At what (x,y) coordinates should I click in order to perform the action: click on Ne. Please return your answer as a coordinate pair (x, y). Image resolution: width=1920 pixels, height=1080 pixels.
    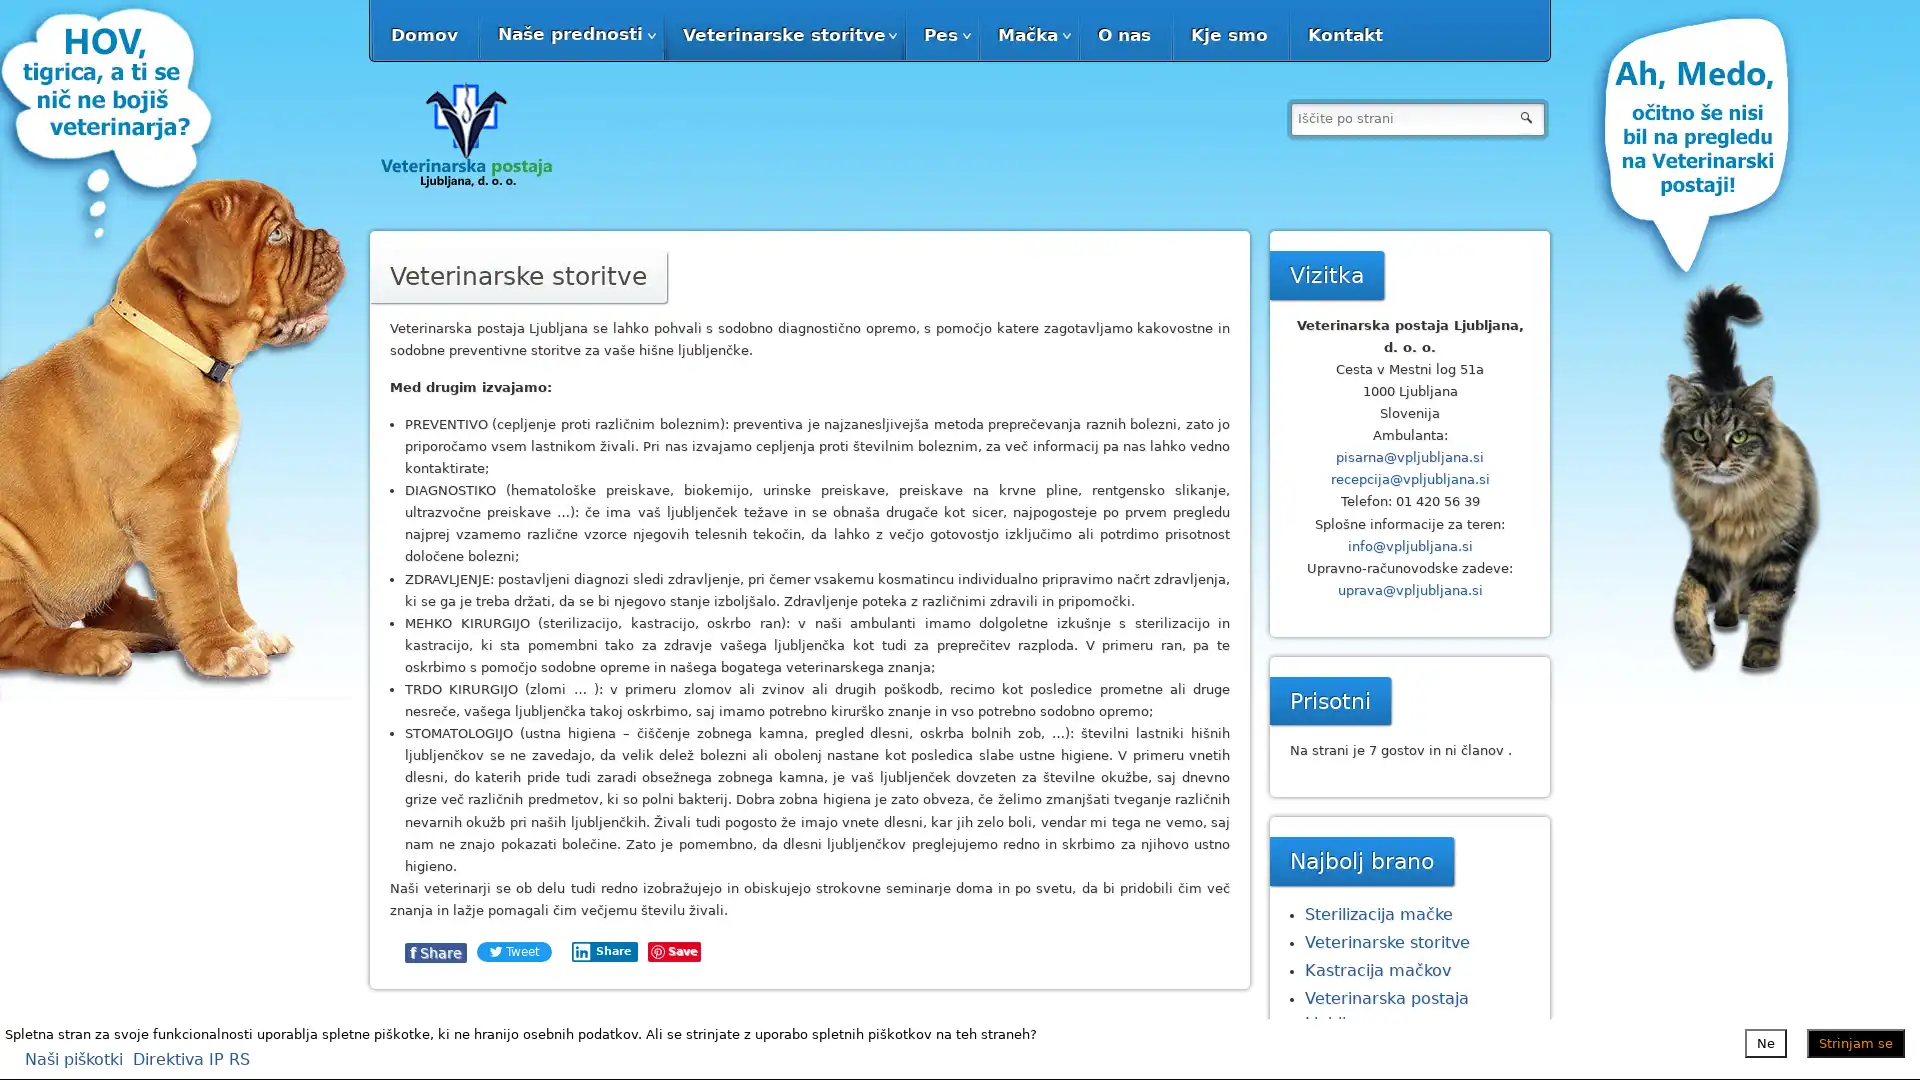
    Looking at the image, I should click on (1766, 1041).